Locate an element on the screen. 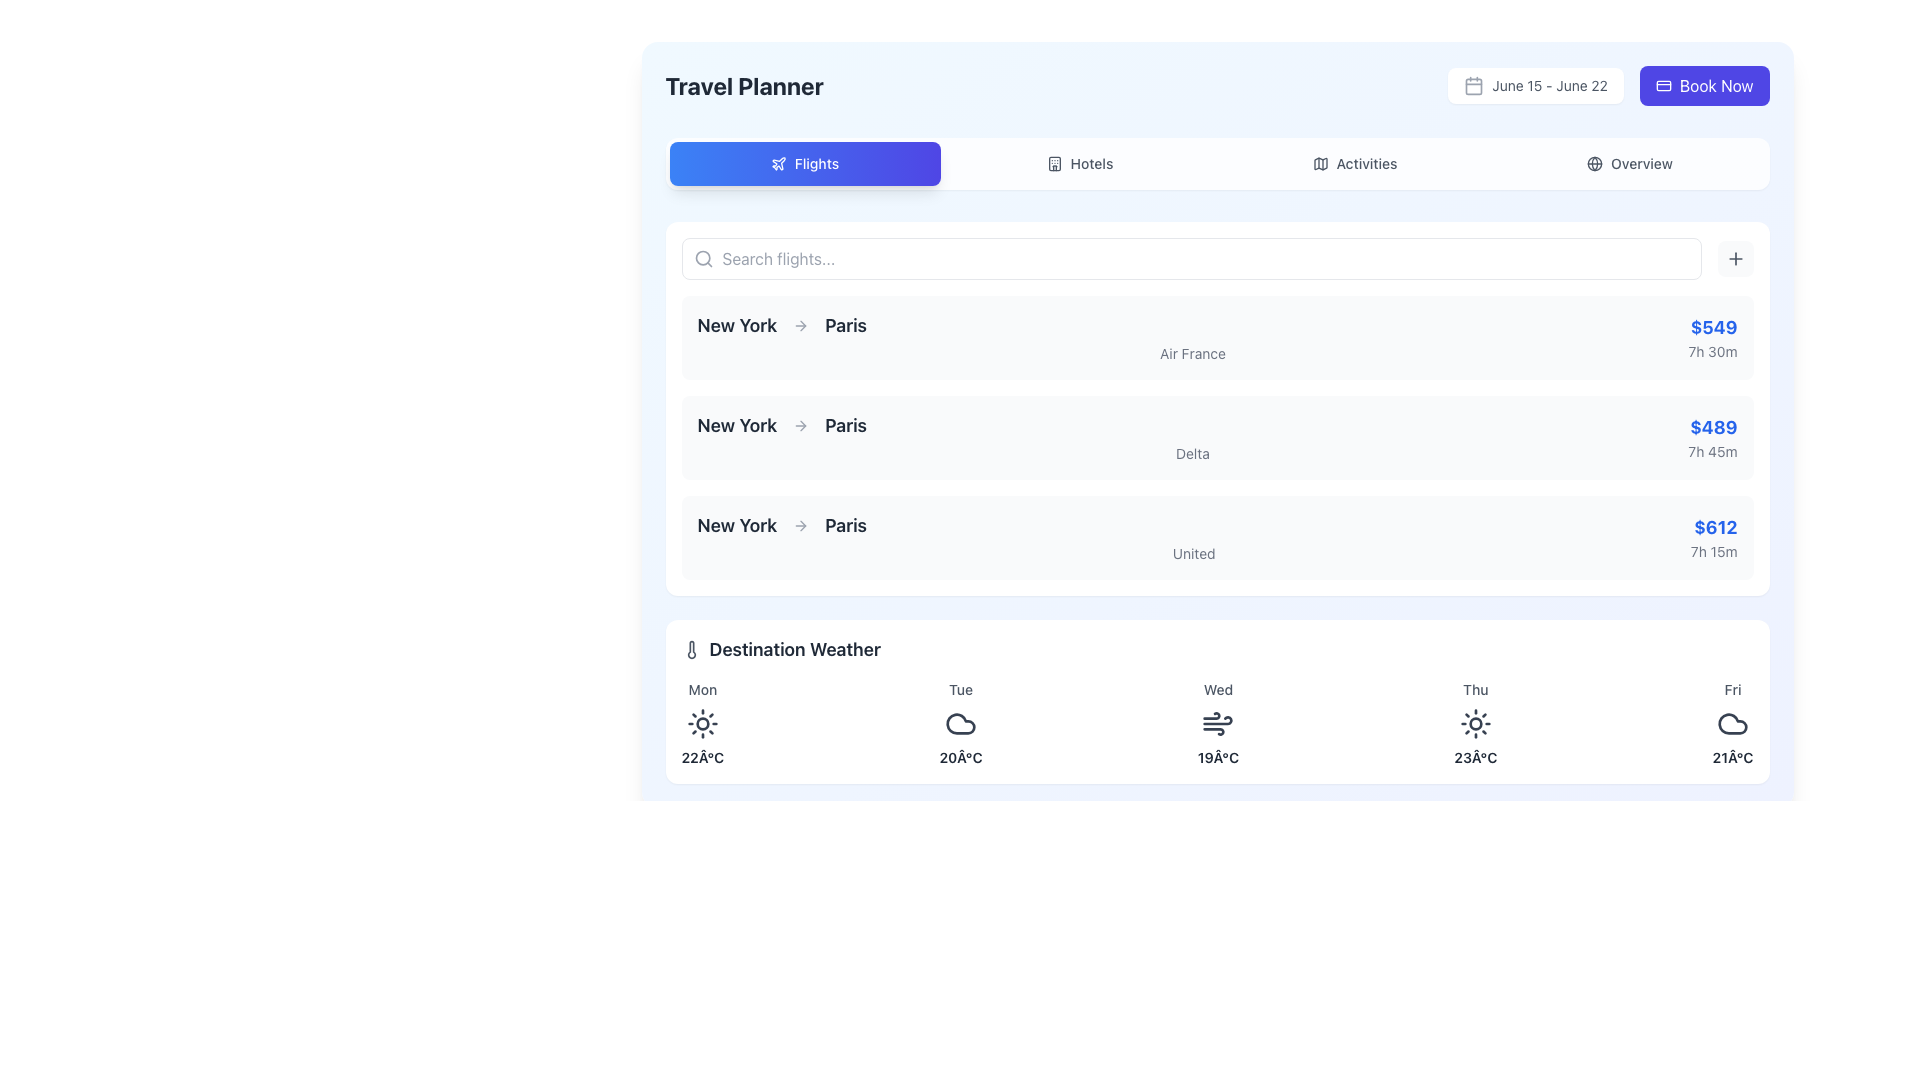 The height and width of the screenshot is (1080, 1920). the cloud-shaped icon with a hollow center located in the weather forecast section under the 'Tuesday' column is located at coordinates (960, 724).